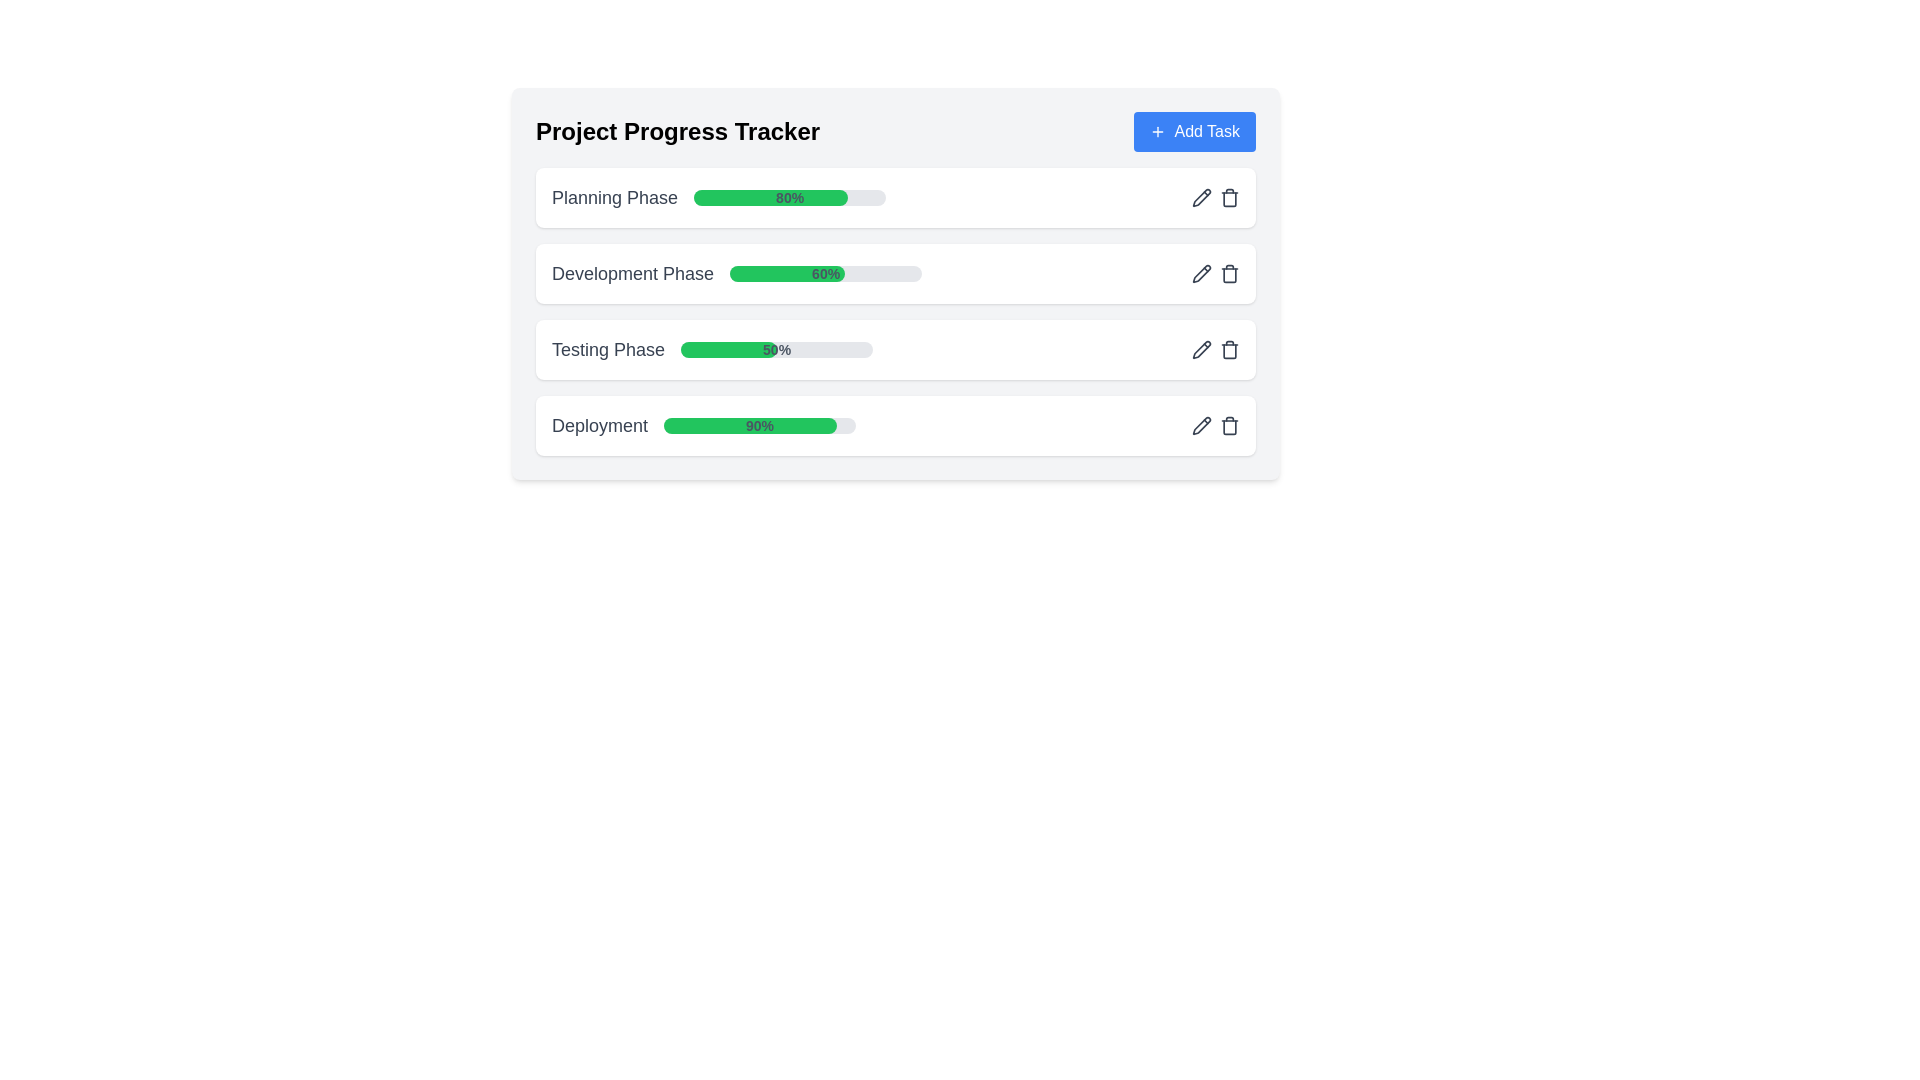  Describe the element at coordinates (749, 424) in the screenshot. I see `the filled green segment of the progress bar in the 'Deployment' row, indicating 90% completion within the progress tracker layout` at that location.